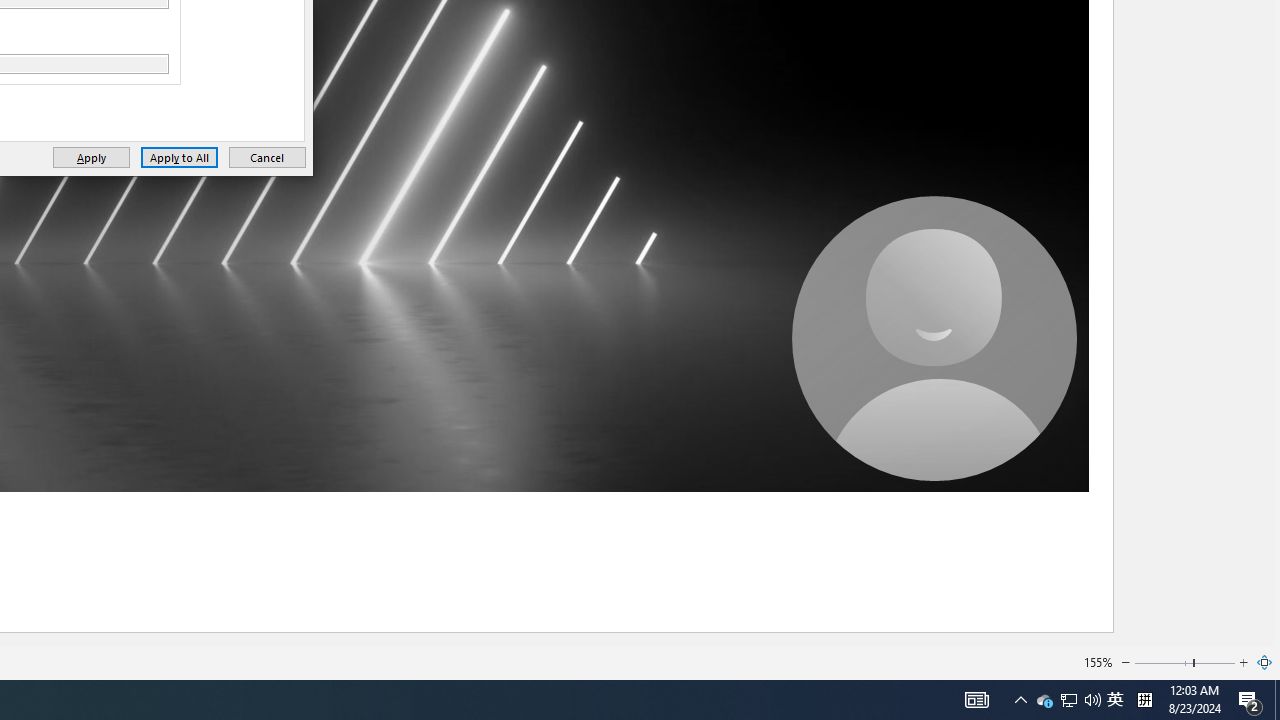 This screenshot has height=720, width=1280. I want to click on 'Apply to All', so click(179, 156).